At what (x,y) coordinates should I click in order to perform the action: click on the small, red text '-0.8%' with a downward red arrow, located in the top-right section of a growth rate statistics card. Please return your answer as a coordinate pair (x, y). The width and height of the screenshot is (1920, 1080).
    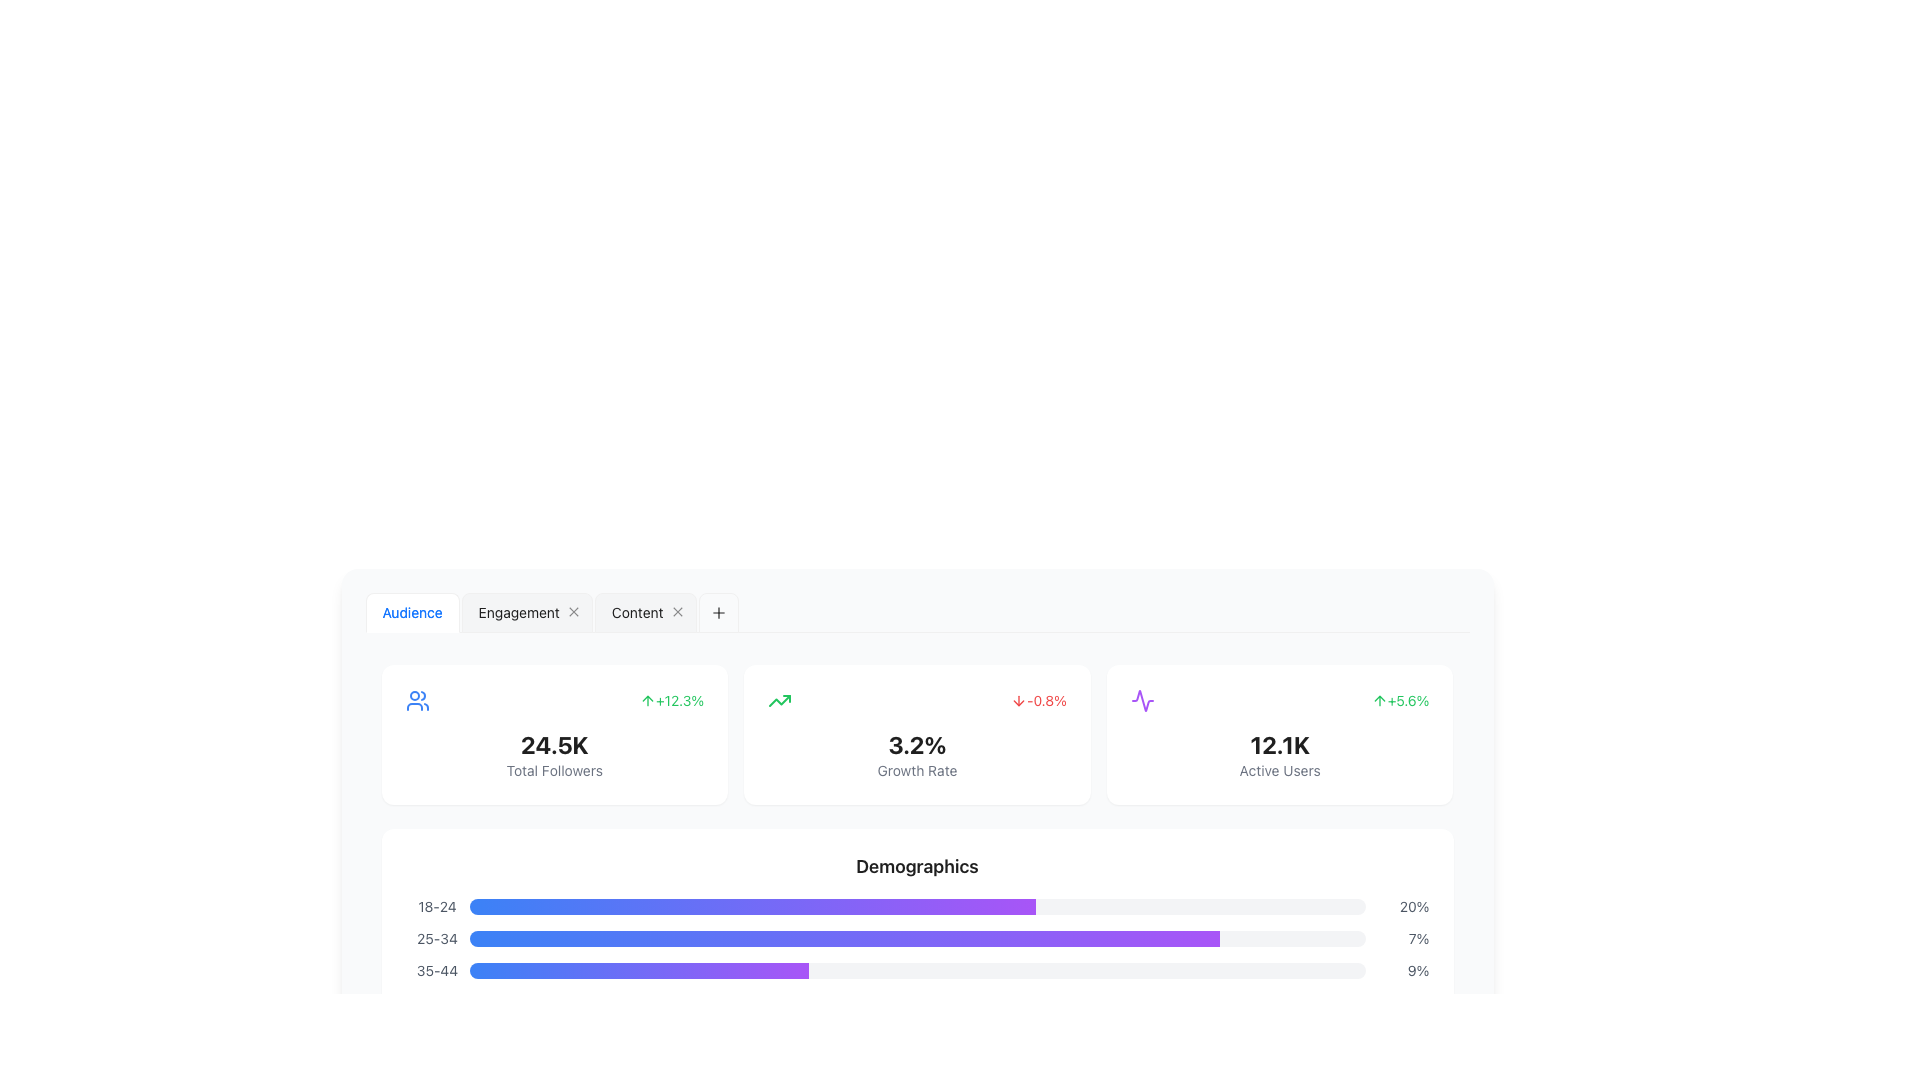
    Looking at the image, I should click on (916, 700).